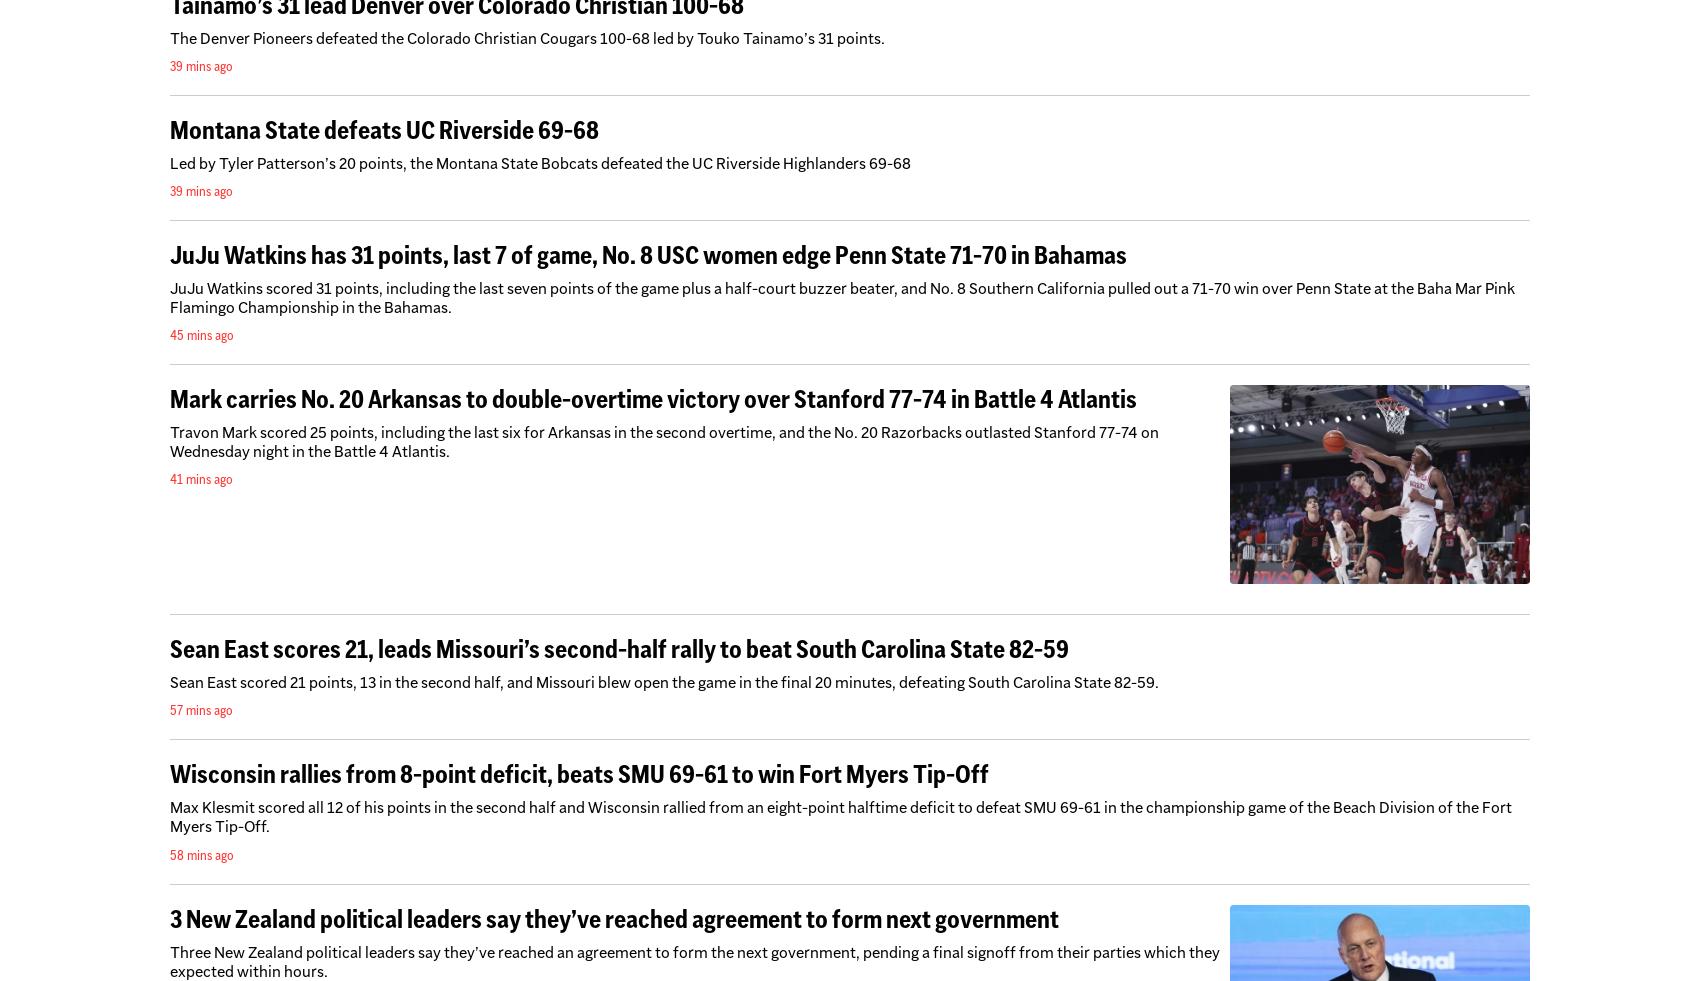 This screenshot has height=981, width=1700. What do you see at coordinates (618, 649) in the screenshot?
I see `'Sean East scores 21, leads Missouri’s second-half rally to beat South Carolina State 82-59'` at bounding box center [618, 649].